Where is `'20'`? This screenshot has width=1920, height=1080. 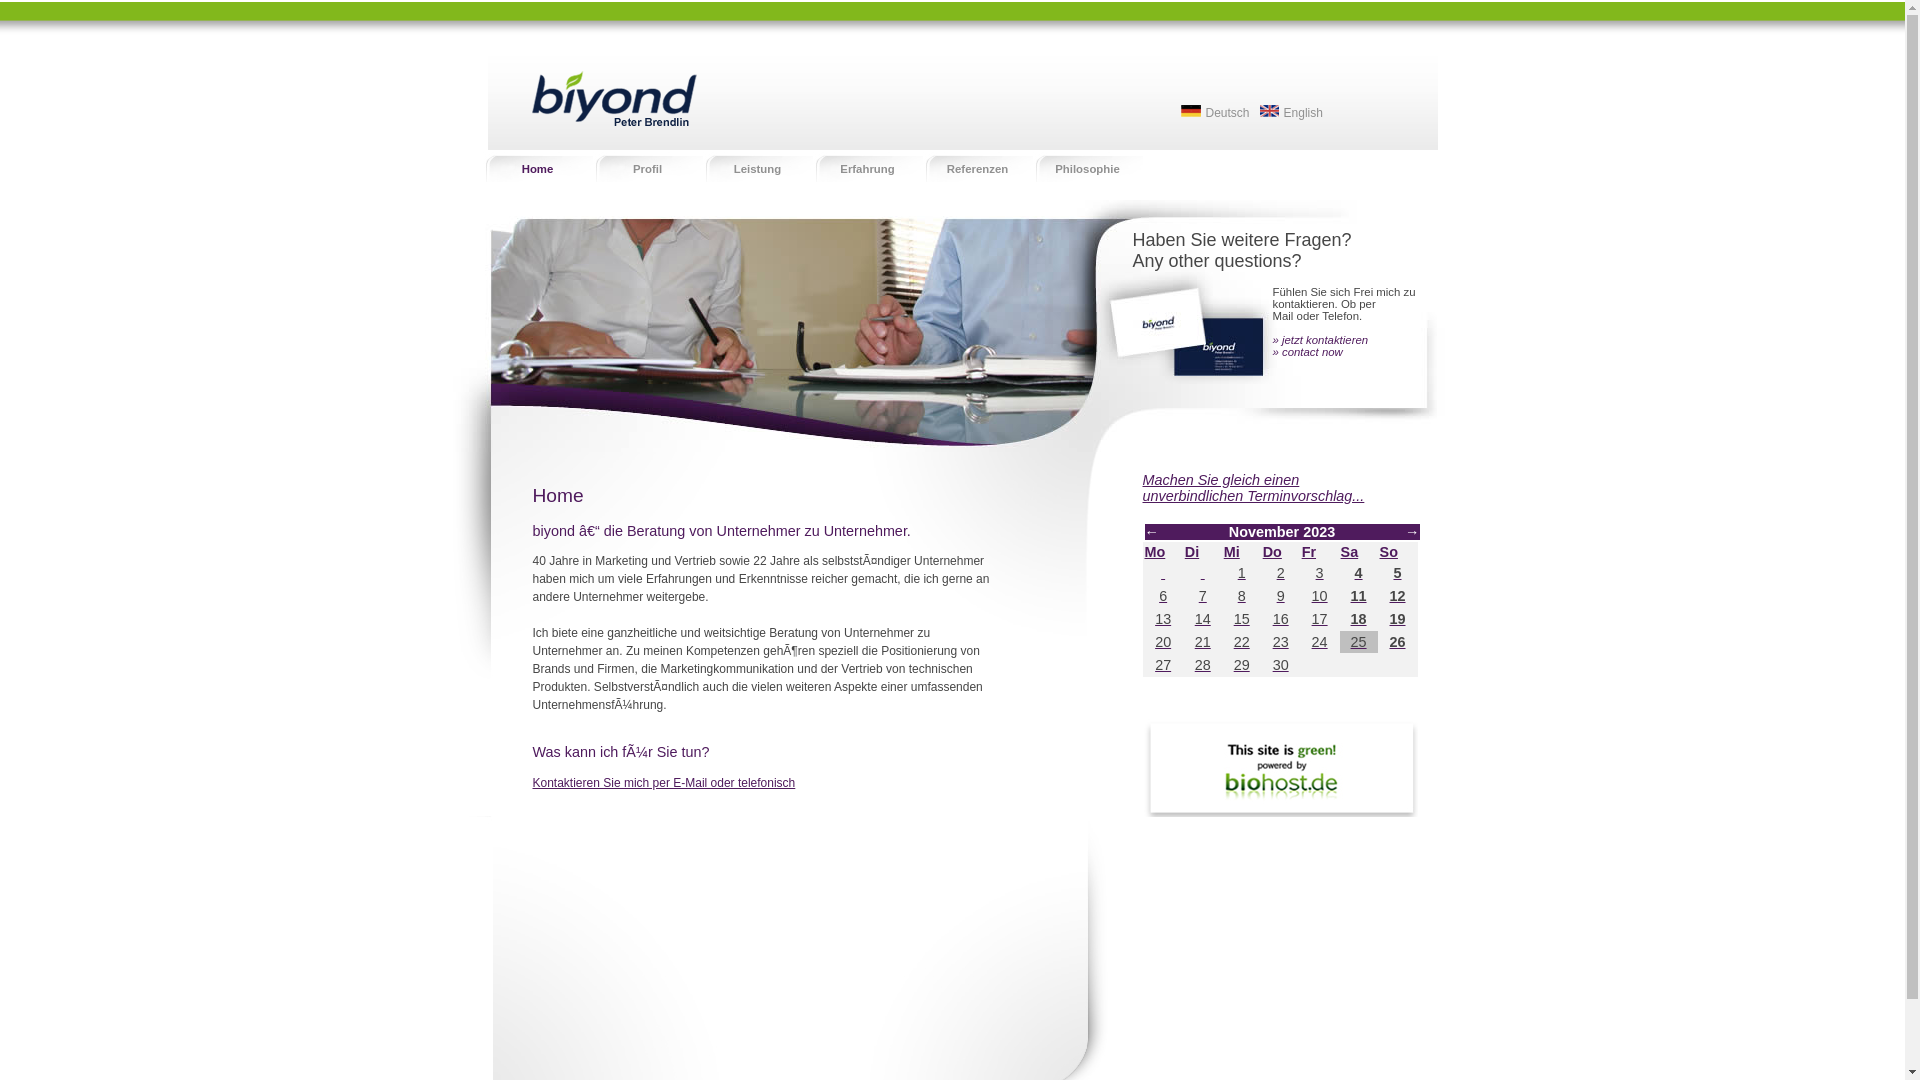 '20' is located at coordinates (1162, 641).